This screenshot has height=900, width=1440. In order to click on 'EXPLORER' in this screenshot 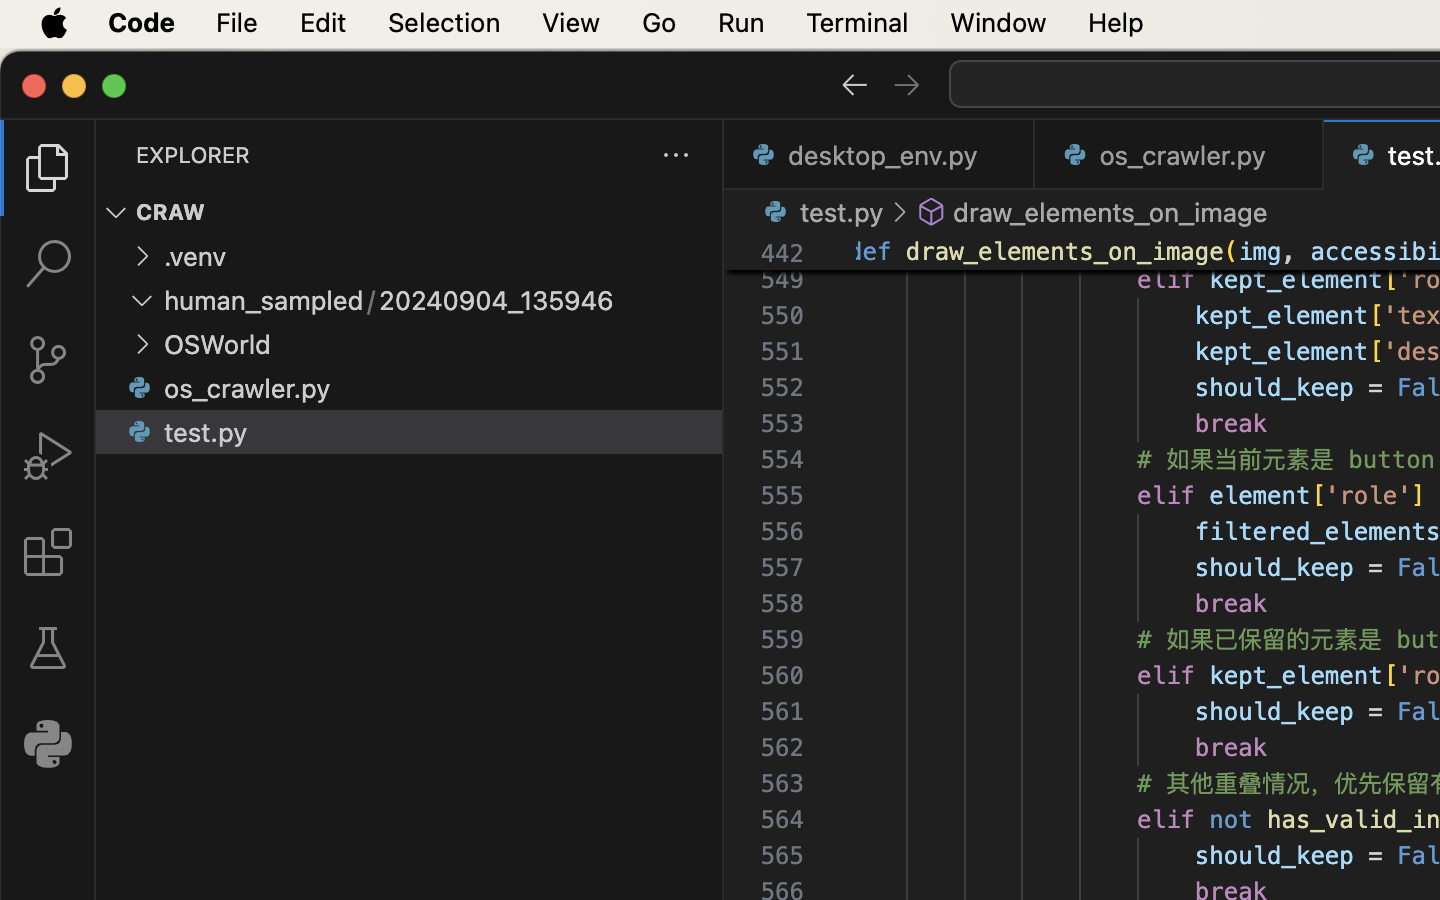, I will do `click(192, 154)`.